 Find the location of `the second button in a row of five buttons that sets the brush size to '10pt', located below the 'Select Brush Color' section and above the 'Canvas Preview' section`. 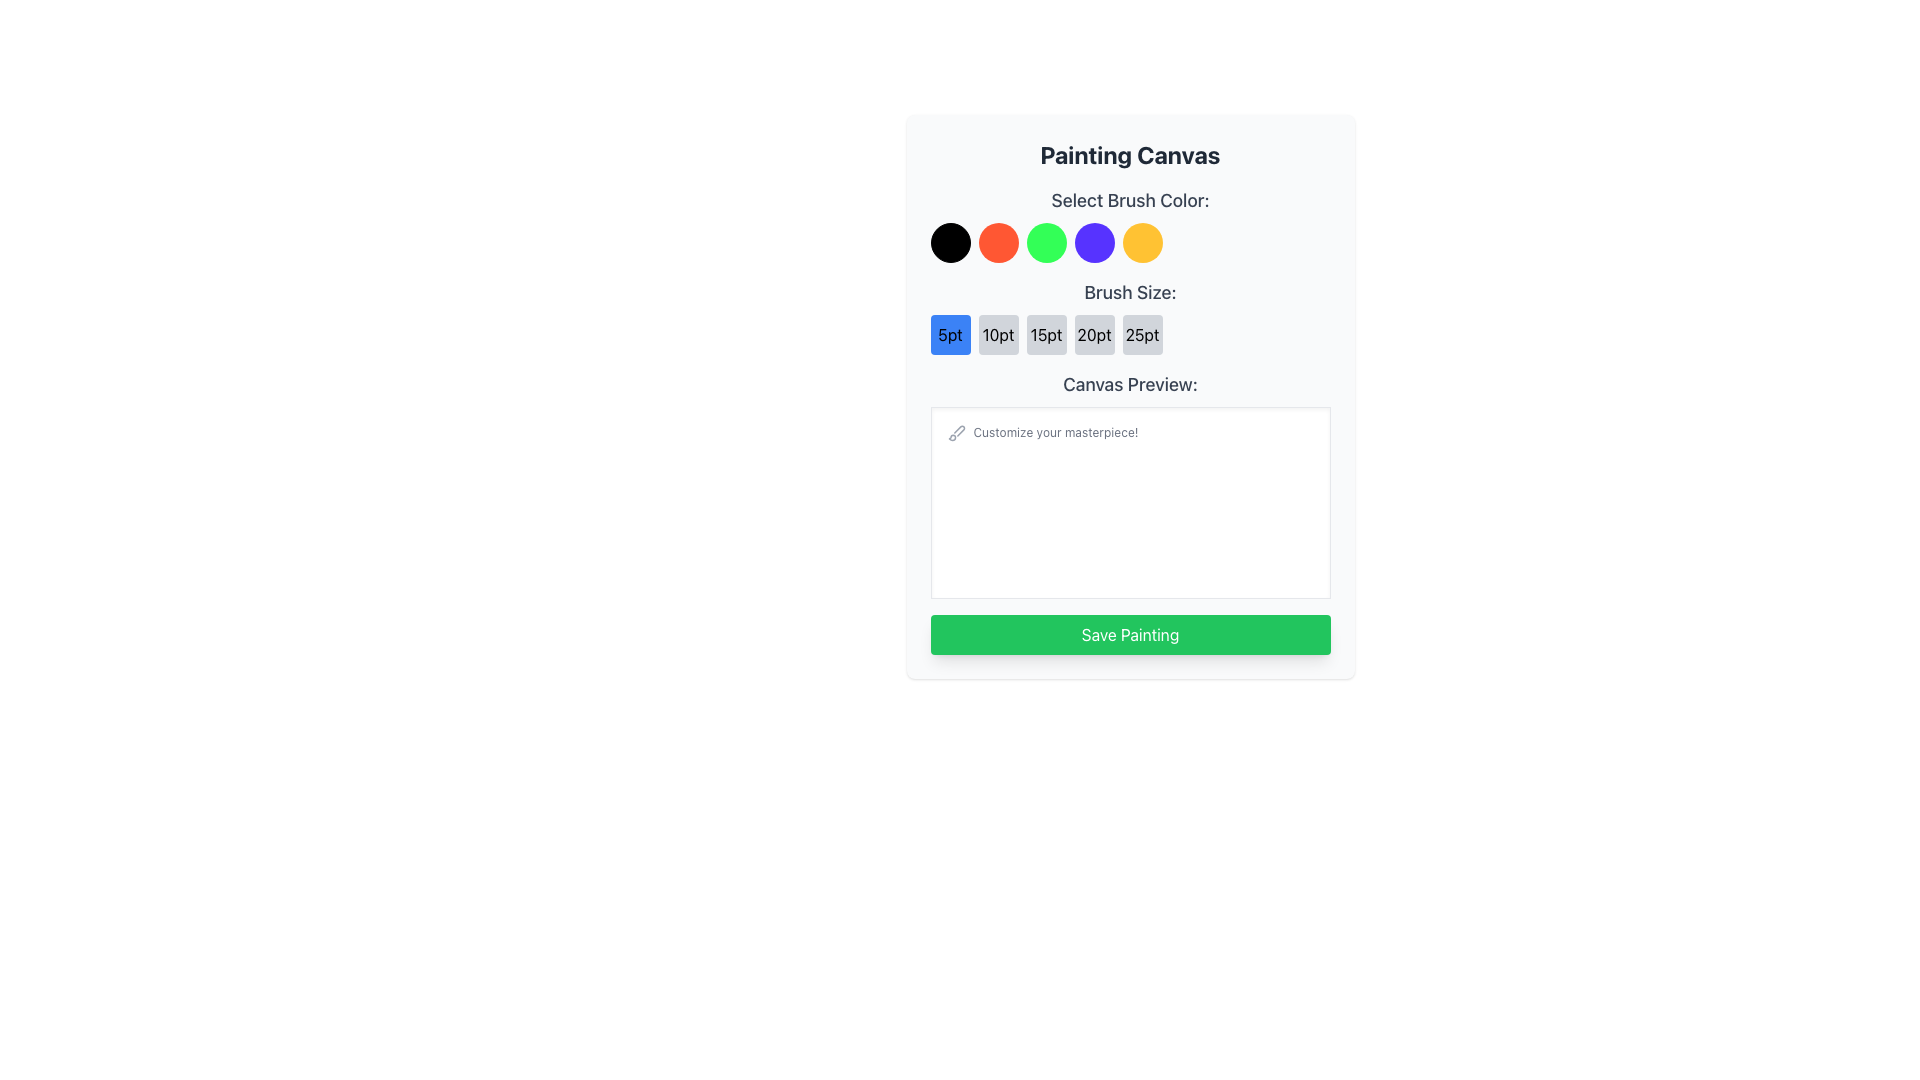

the second button in a row of five buttons that sets the brush size to '10pt', located below the 'Select Brush Color' section and above the 'Canvas Preview' section is located at coordinates (998, 334).